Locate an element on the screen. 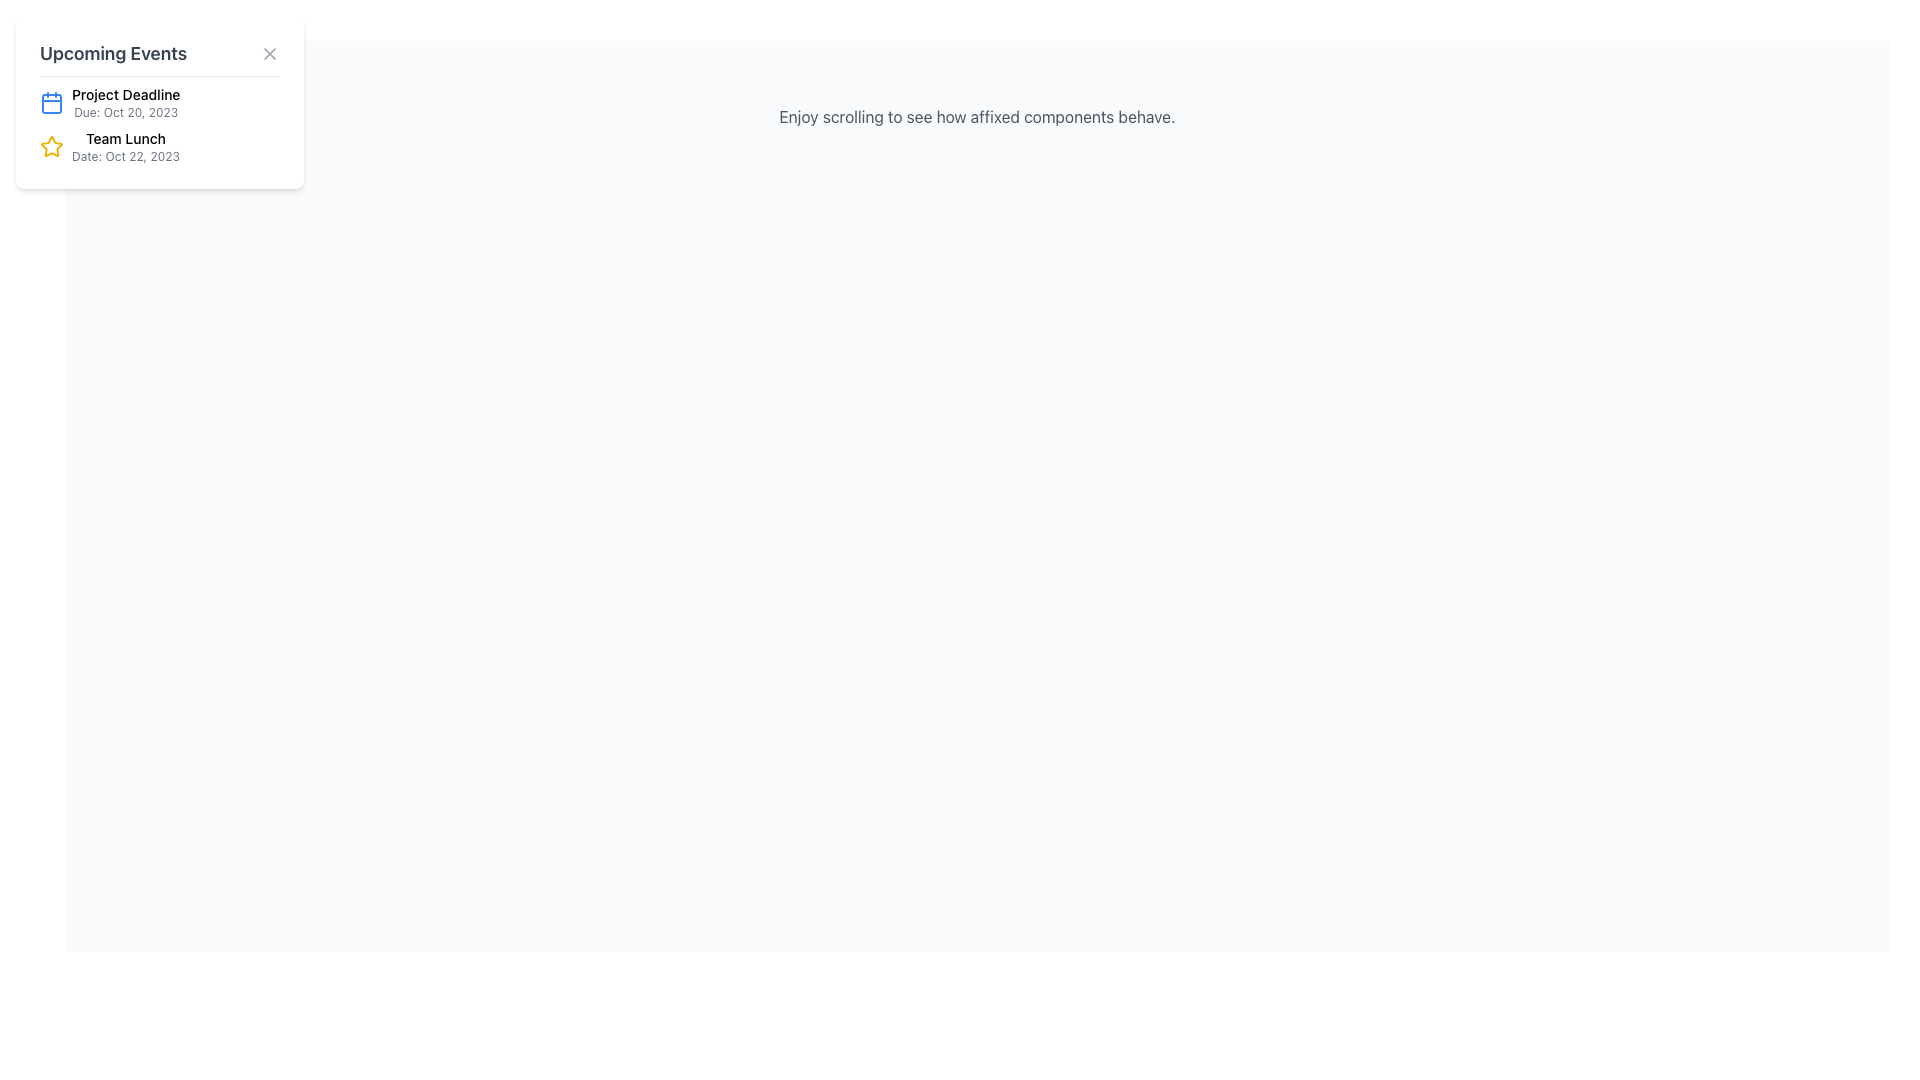 The width and height of the screenshot is (1920, 1080). the close icon in the top-right corner of the 'Upcoming Events' card is located at coordinates (268, 53).